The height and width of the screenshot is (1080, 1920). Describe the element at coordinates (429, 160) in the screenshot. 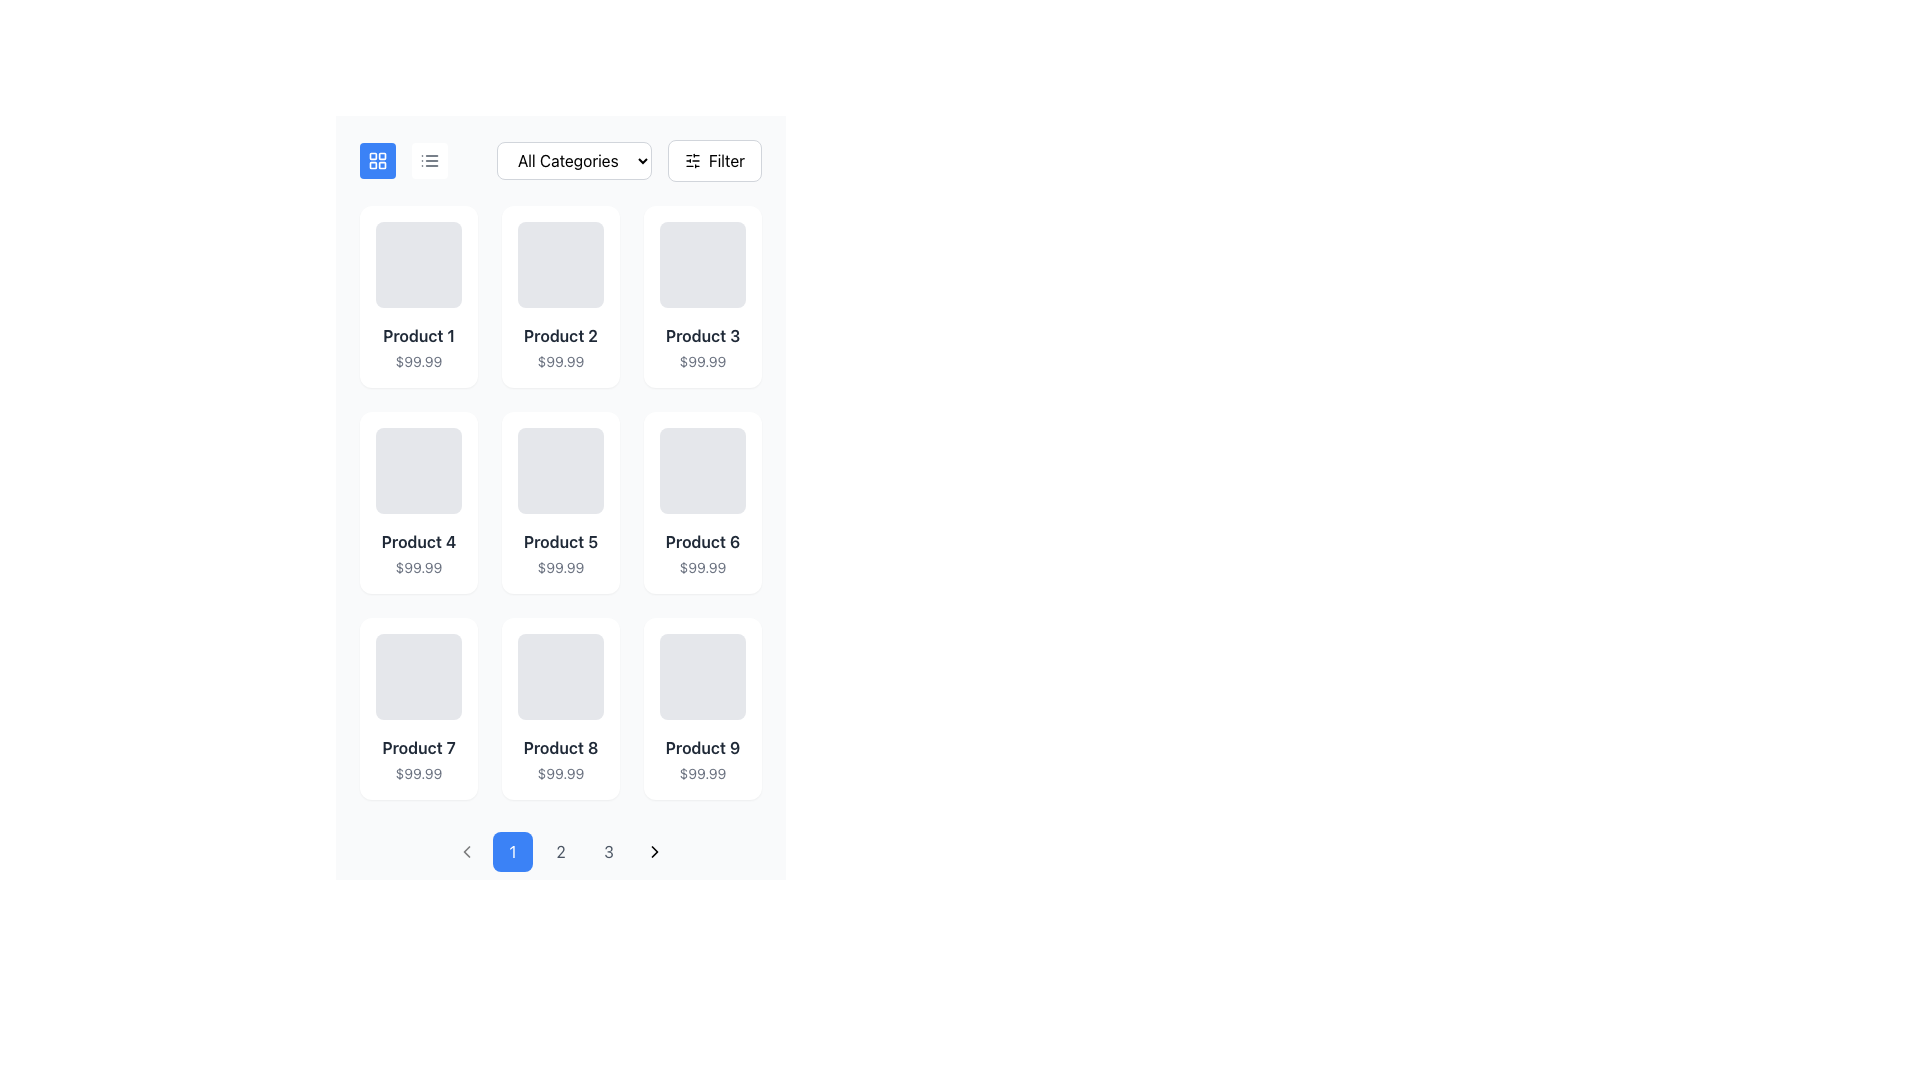

I see `the button with rounded corners and a white background located to the right of a blue button` at that location.